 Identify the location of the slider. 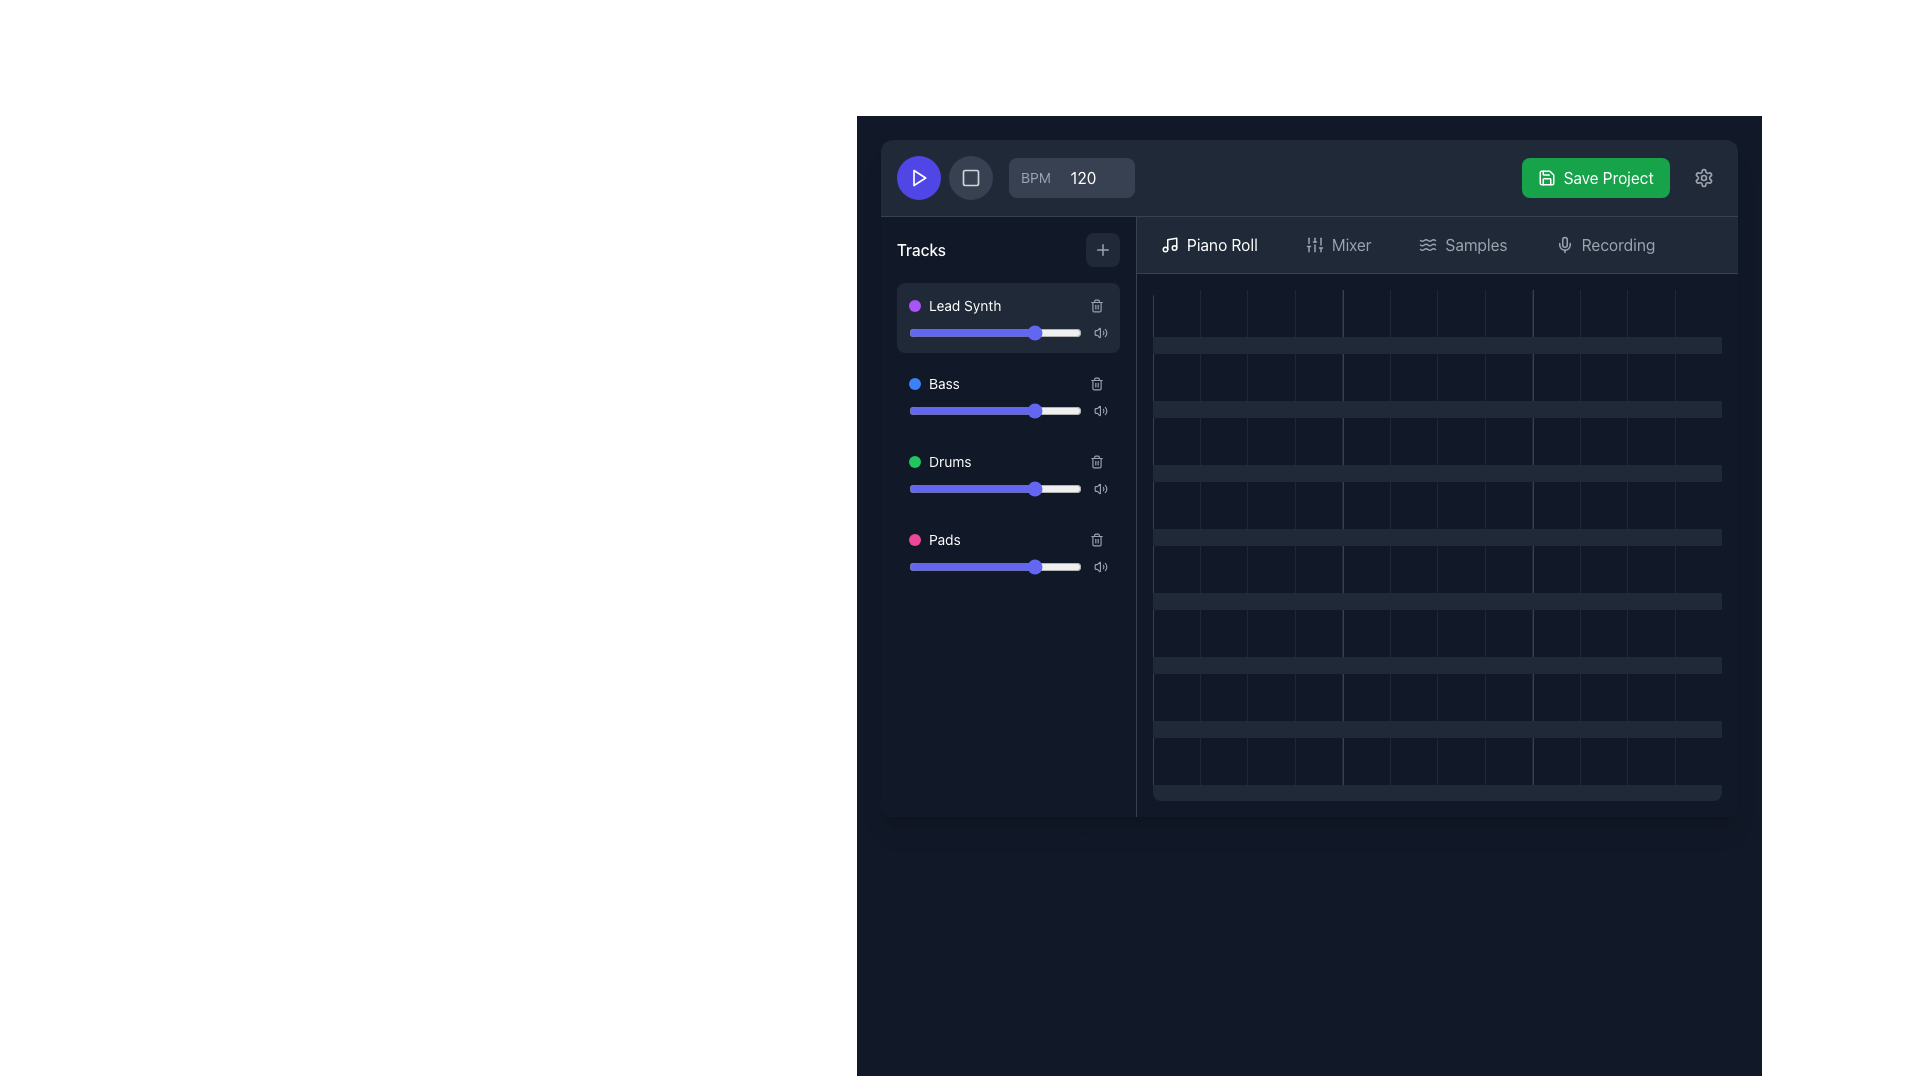
(1068, 410).